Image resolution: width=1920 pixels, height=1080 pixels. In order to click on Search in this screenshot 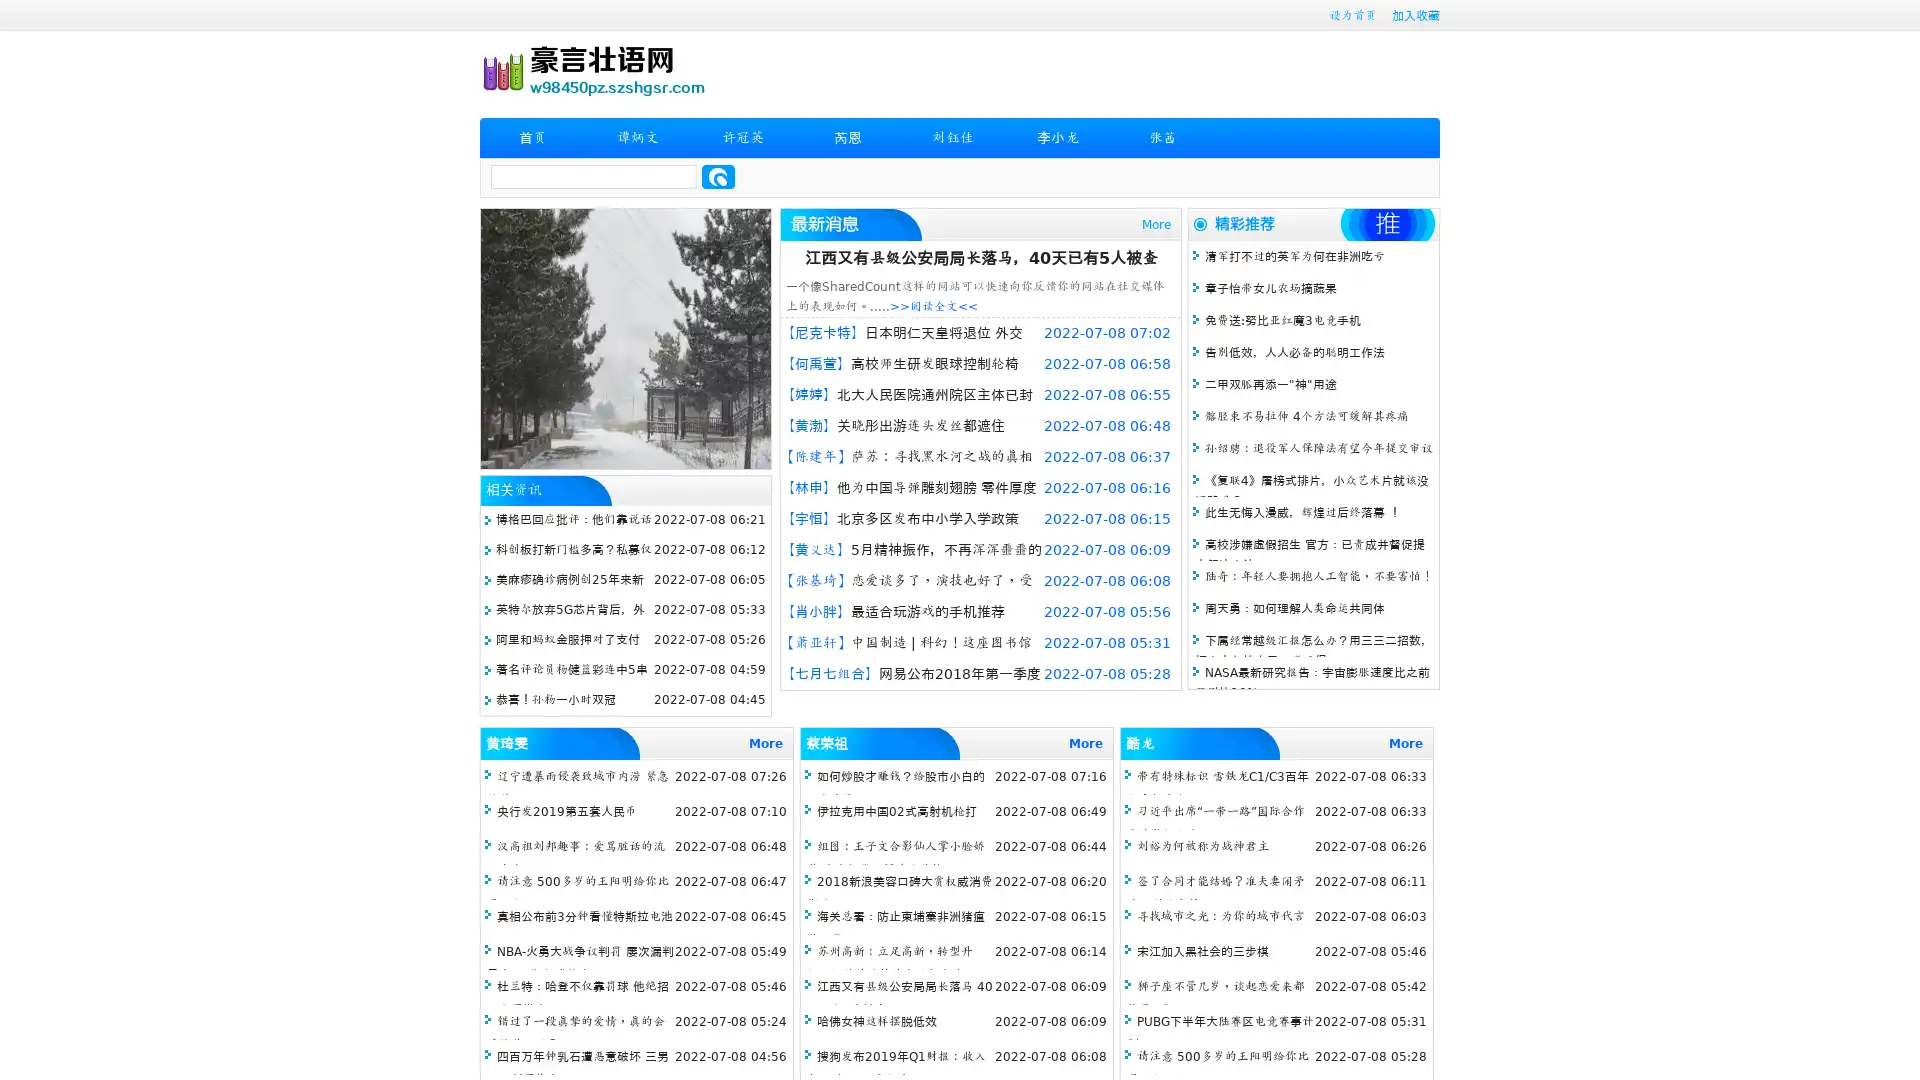, I will do `click(718, 176)`.